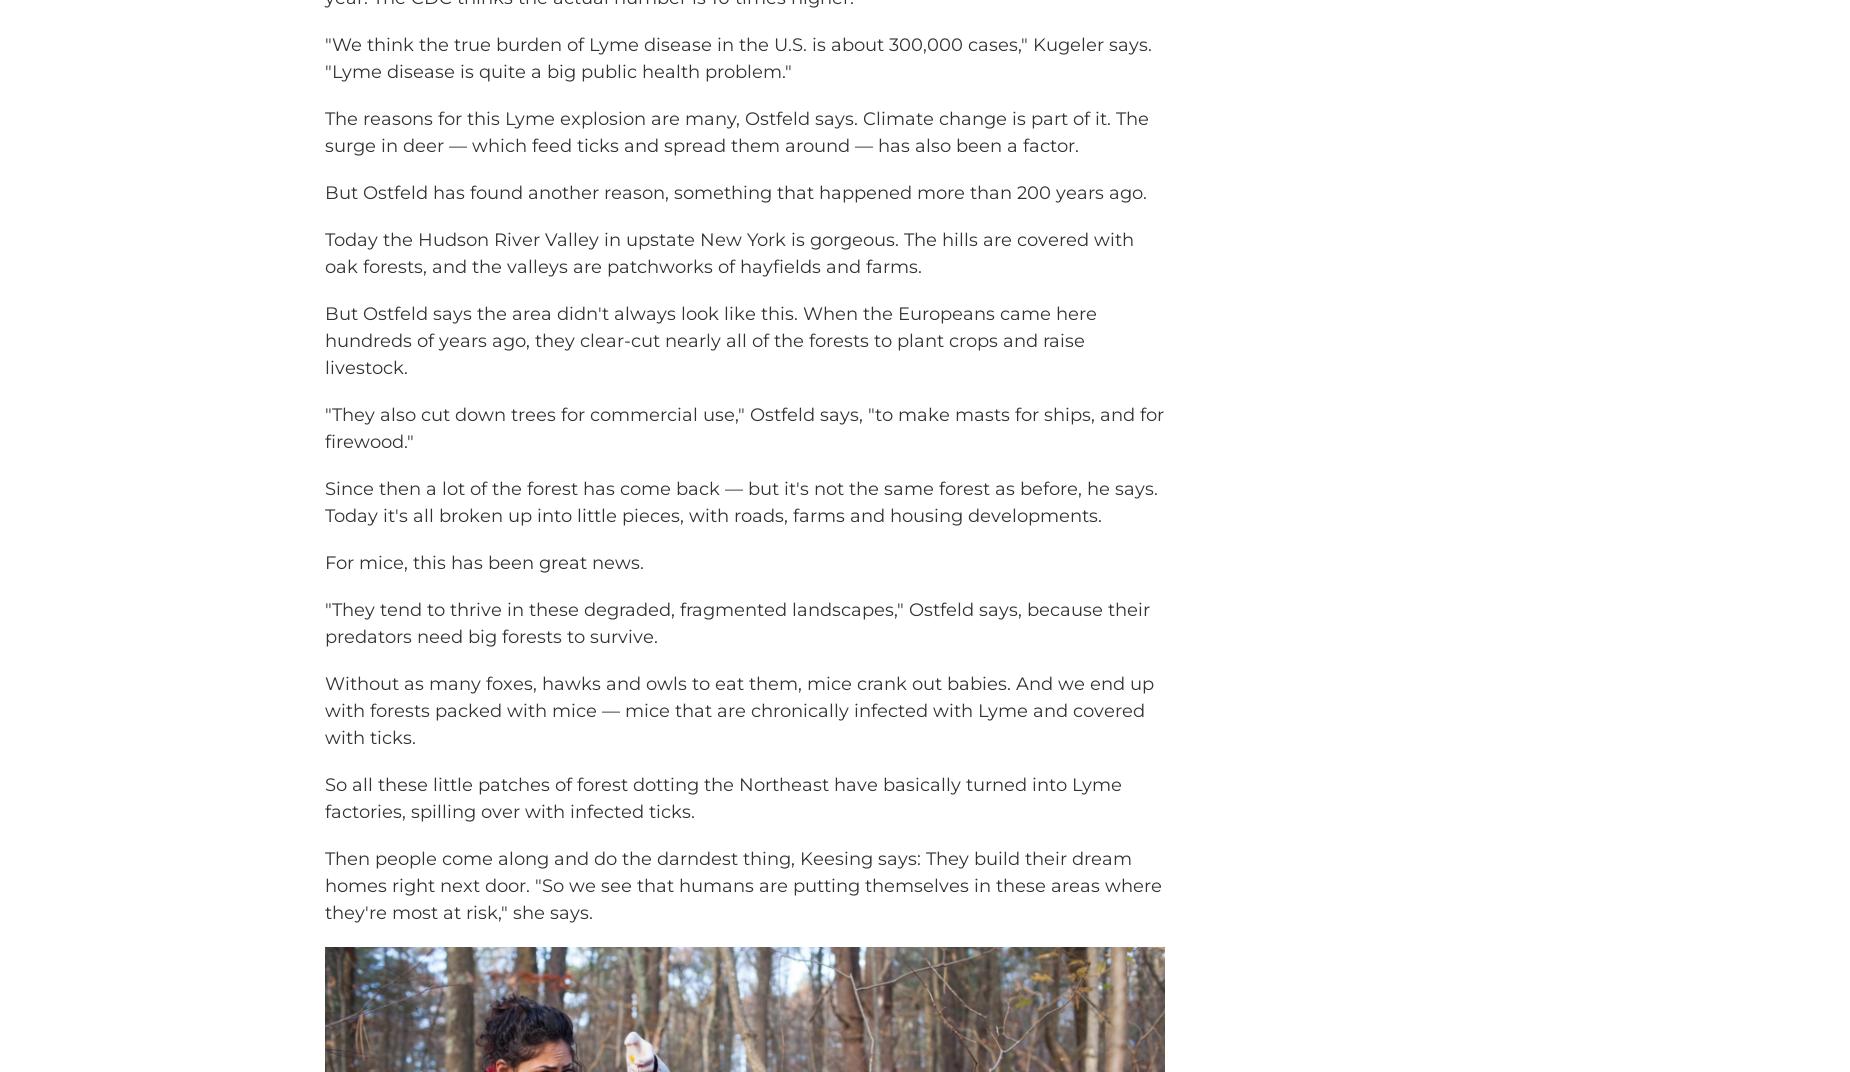  What do you see at coordinates (735, 222) in the screenshot?
I see `'But Ostfeld has found another reason, something that happened more than 200 years ago.'` at bounding box center [735, 222].